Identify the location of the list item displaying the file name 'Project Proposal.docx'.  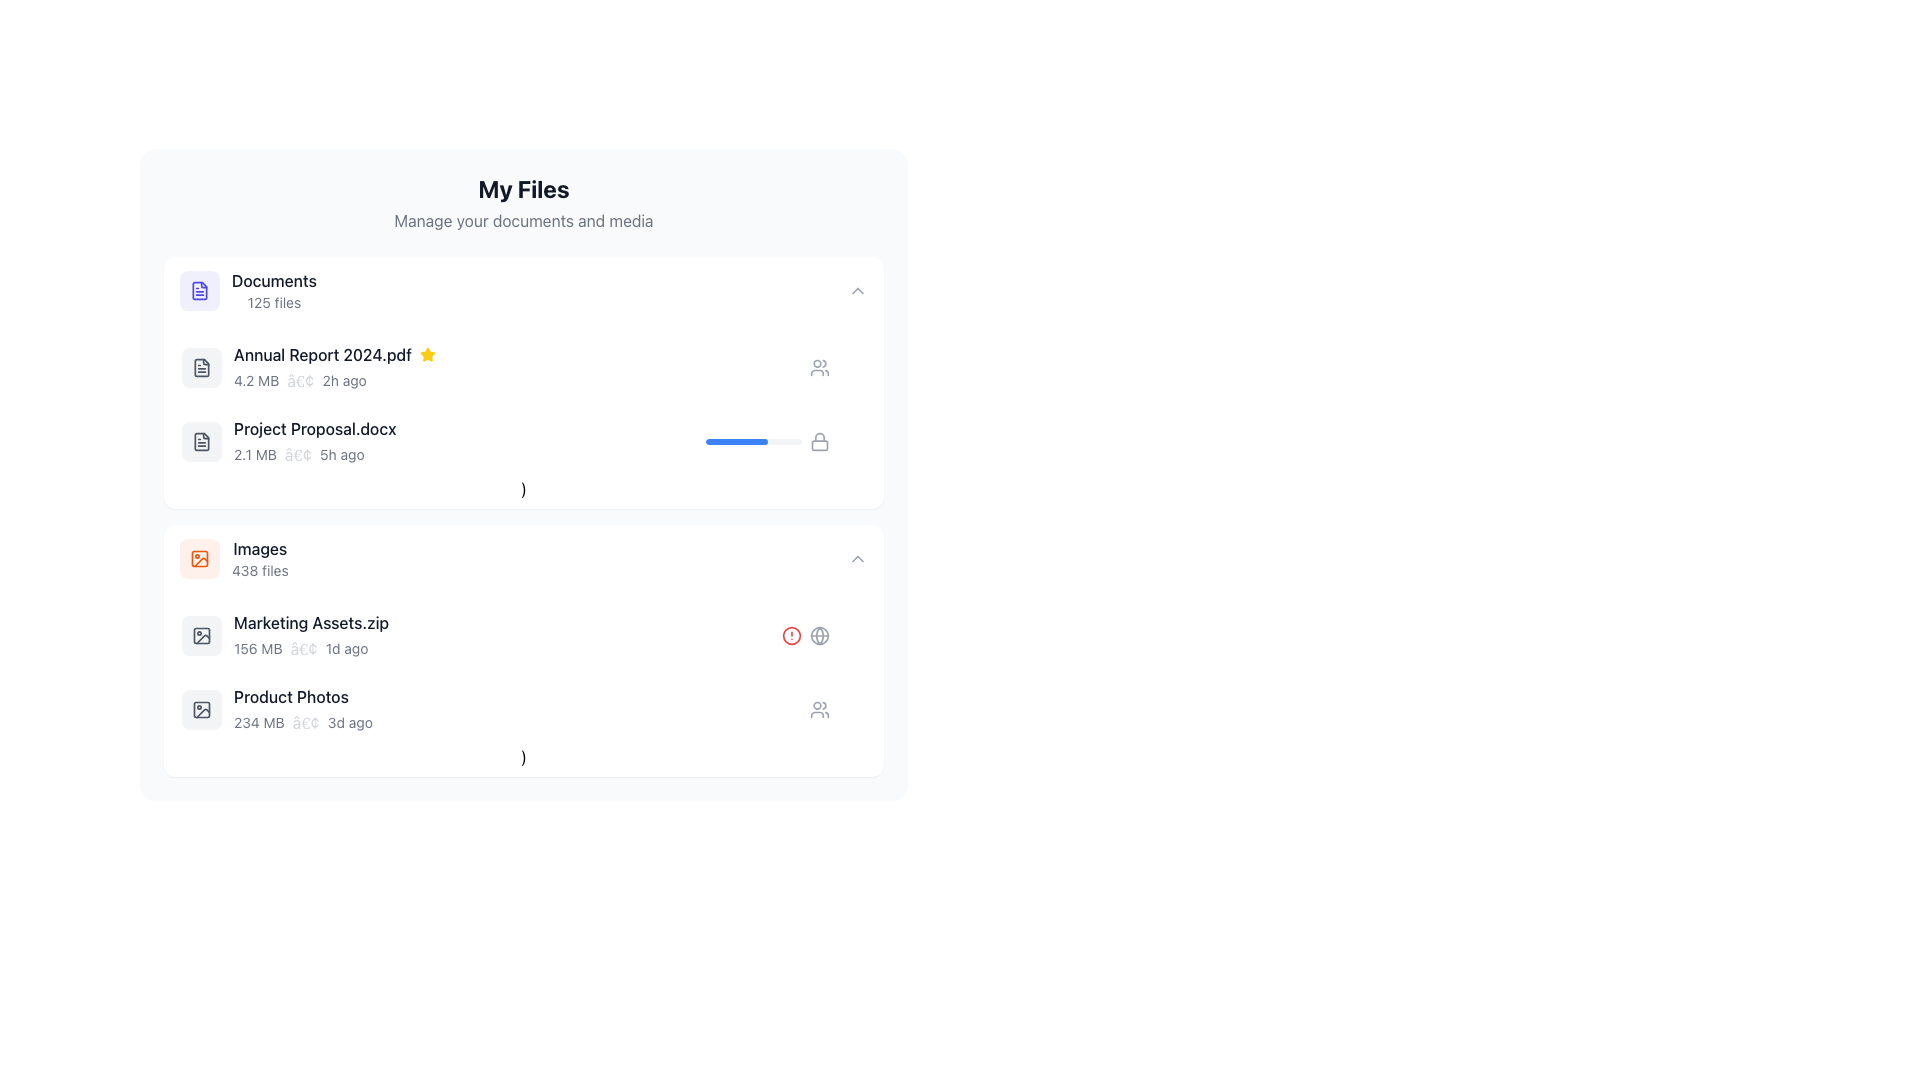
(469, 441).